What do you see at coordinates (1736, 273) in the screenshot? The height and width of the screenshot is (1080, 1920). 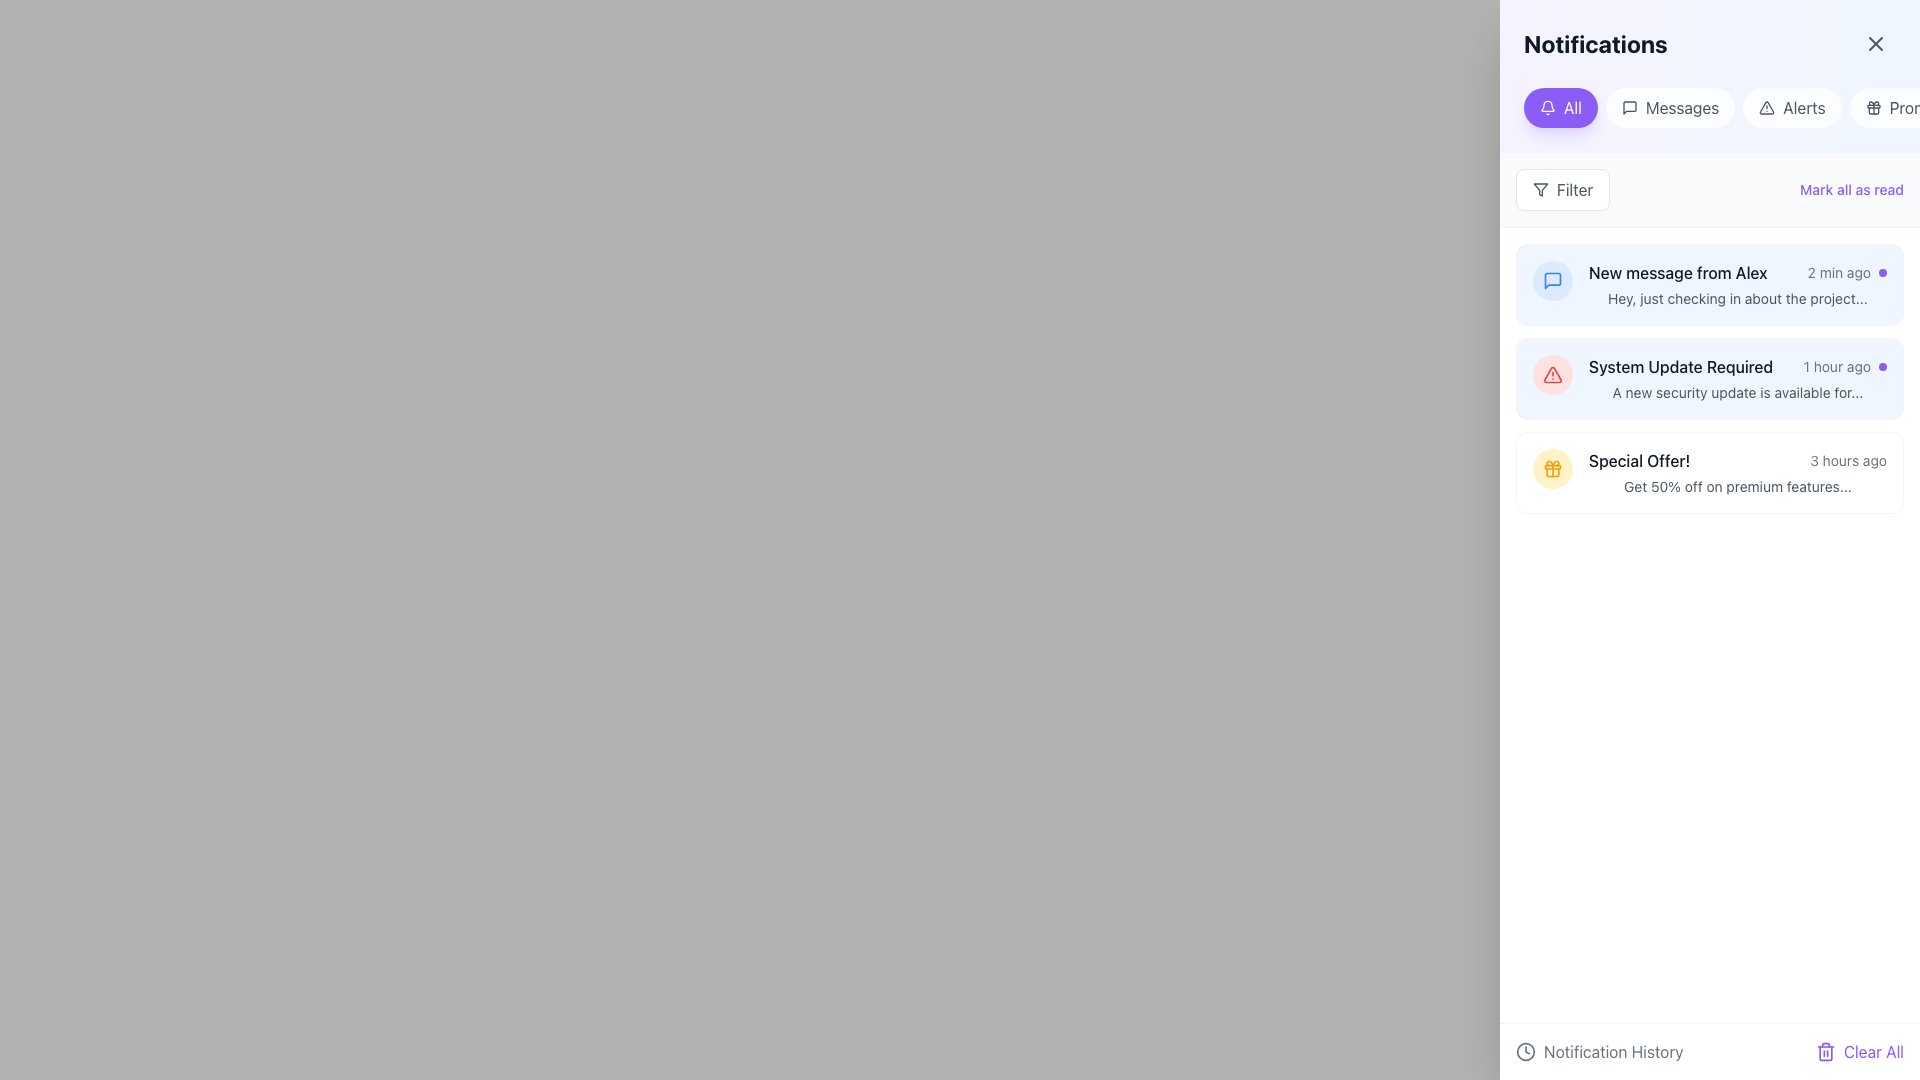 I see `the topmost notification with the text 'New message from Alex'` at bounding box center [1736, 273].